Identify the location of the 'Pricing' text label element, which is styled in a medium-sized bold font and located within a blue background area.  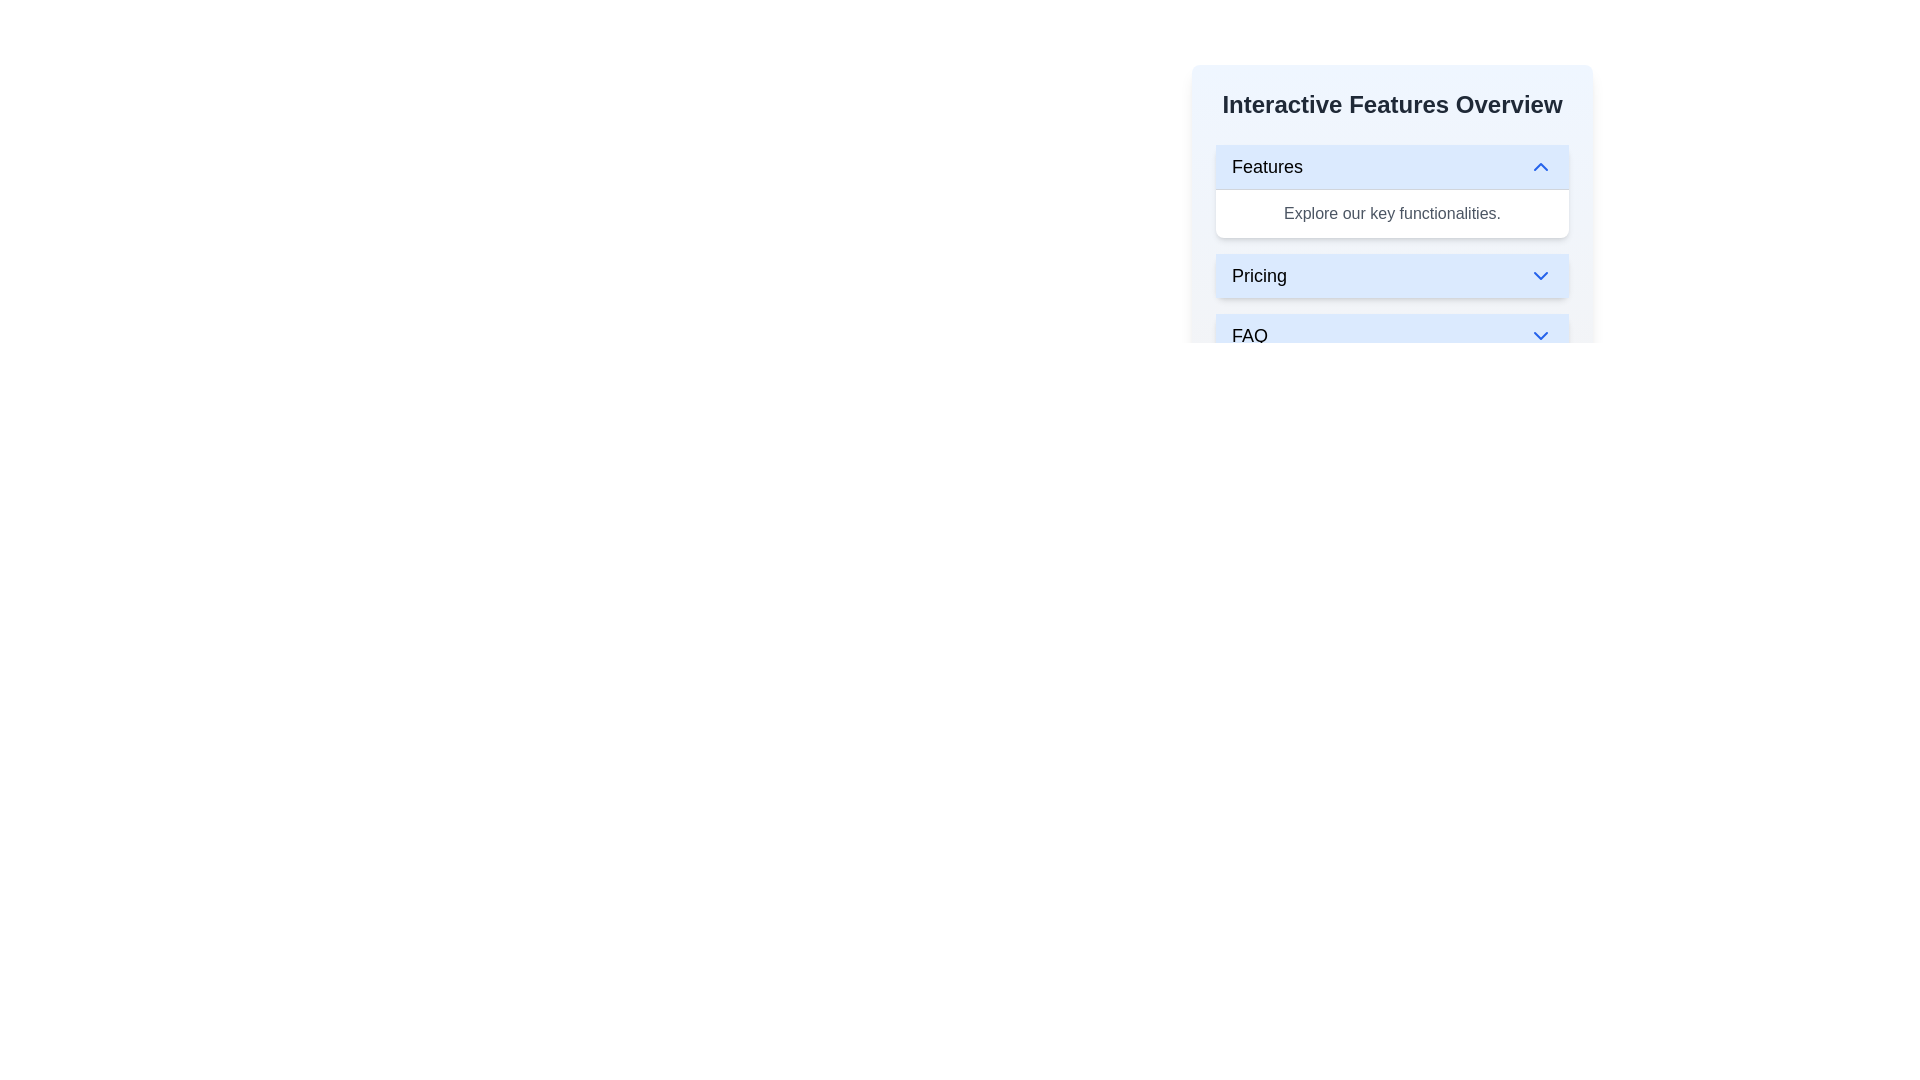
(1258, 276).